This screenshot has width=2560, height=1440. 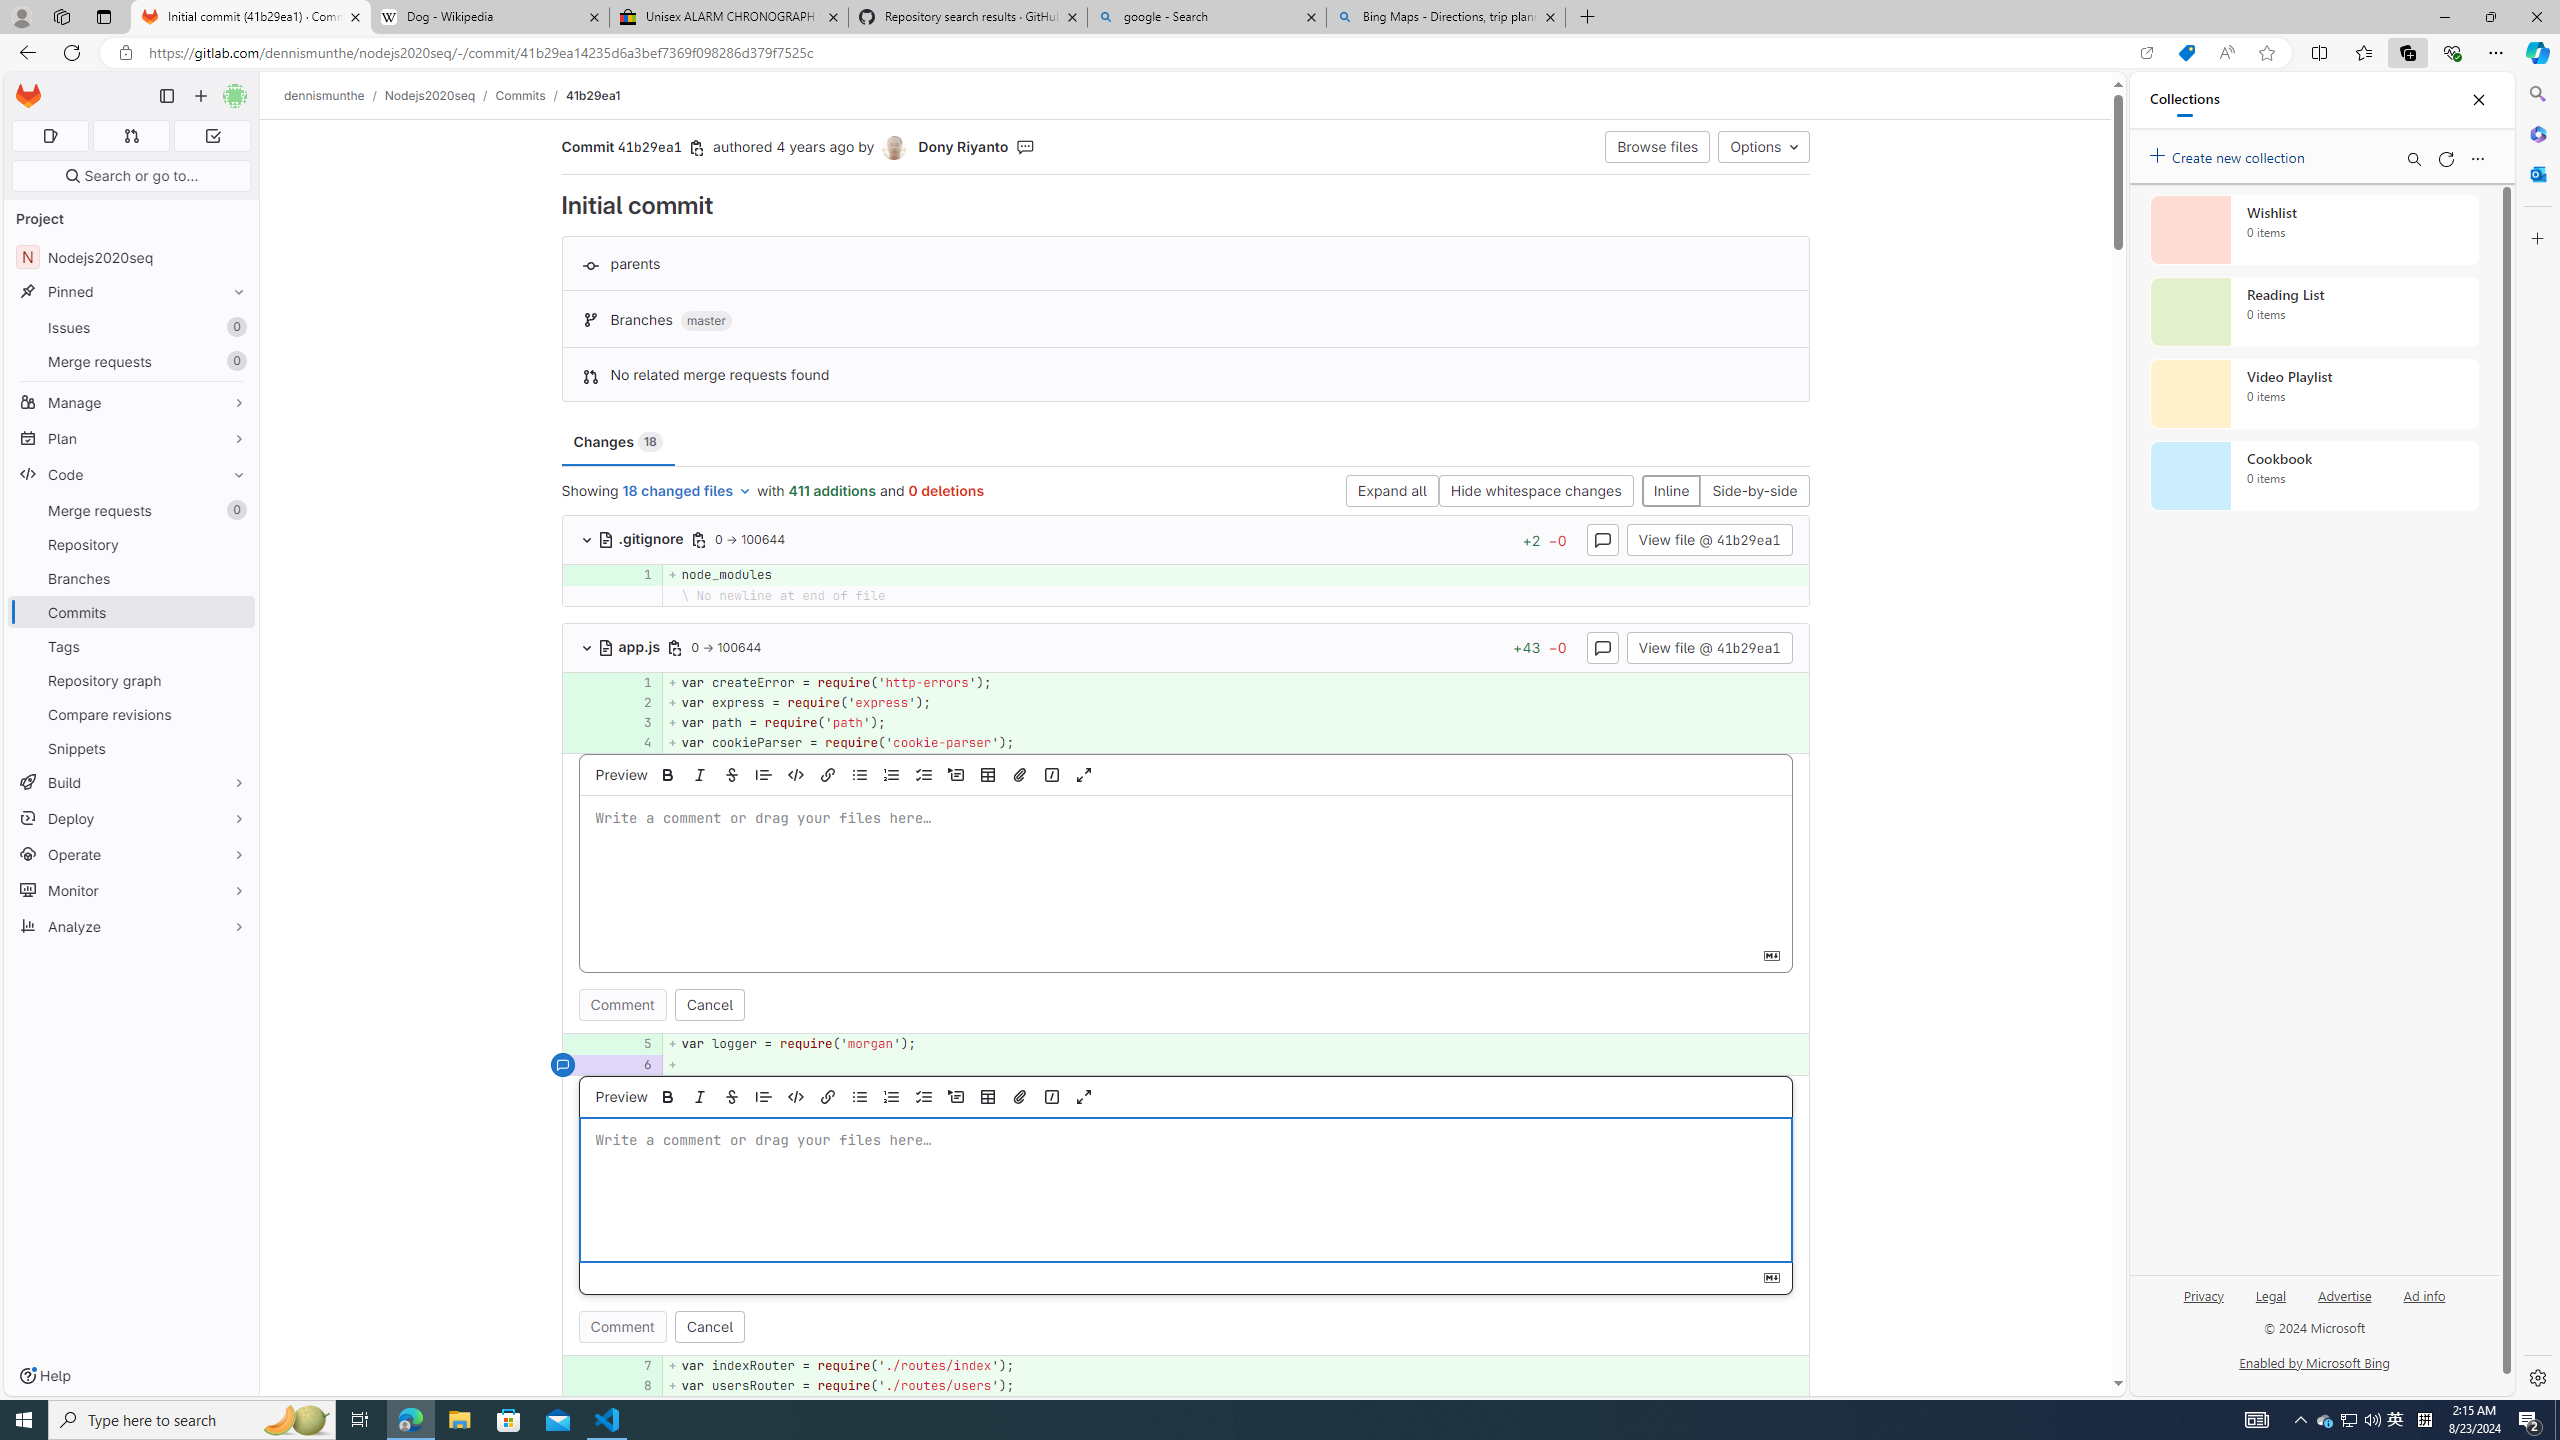 I want to click on '41b29ea1', so click(x=592, y=95).